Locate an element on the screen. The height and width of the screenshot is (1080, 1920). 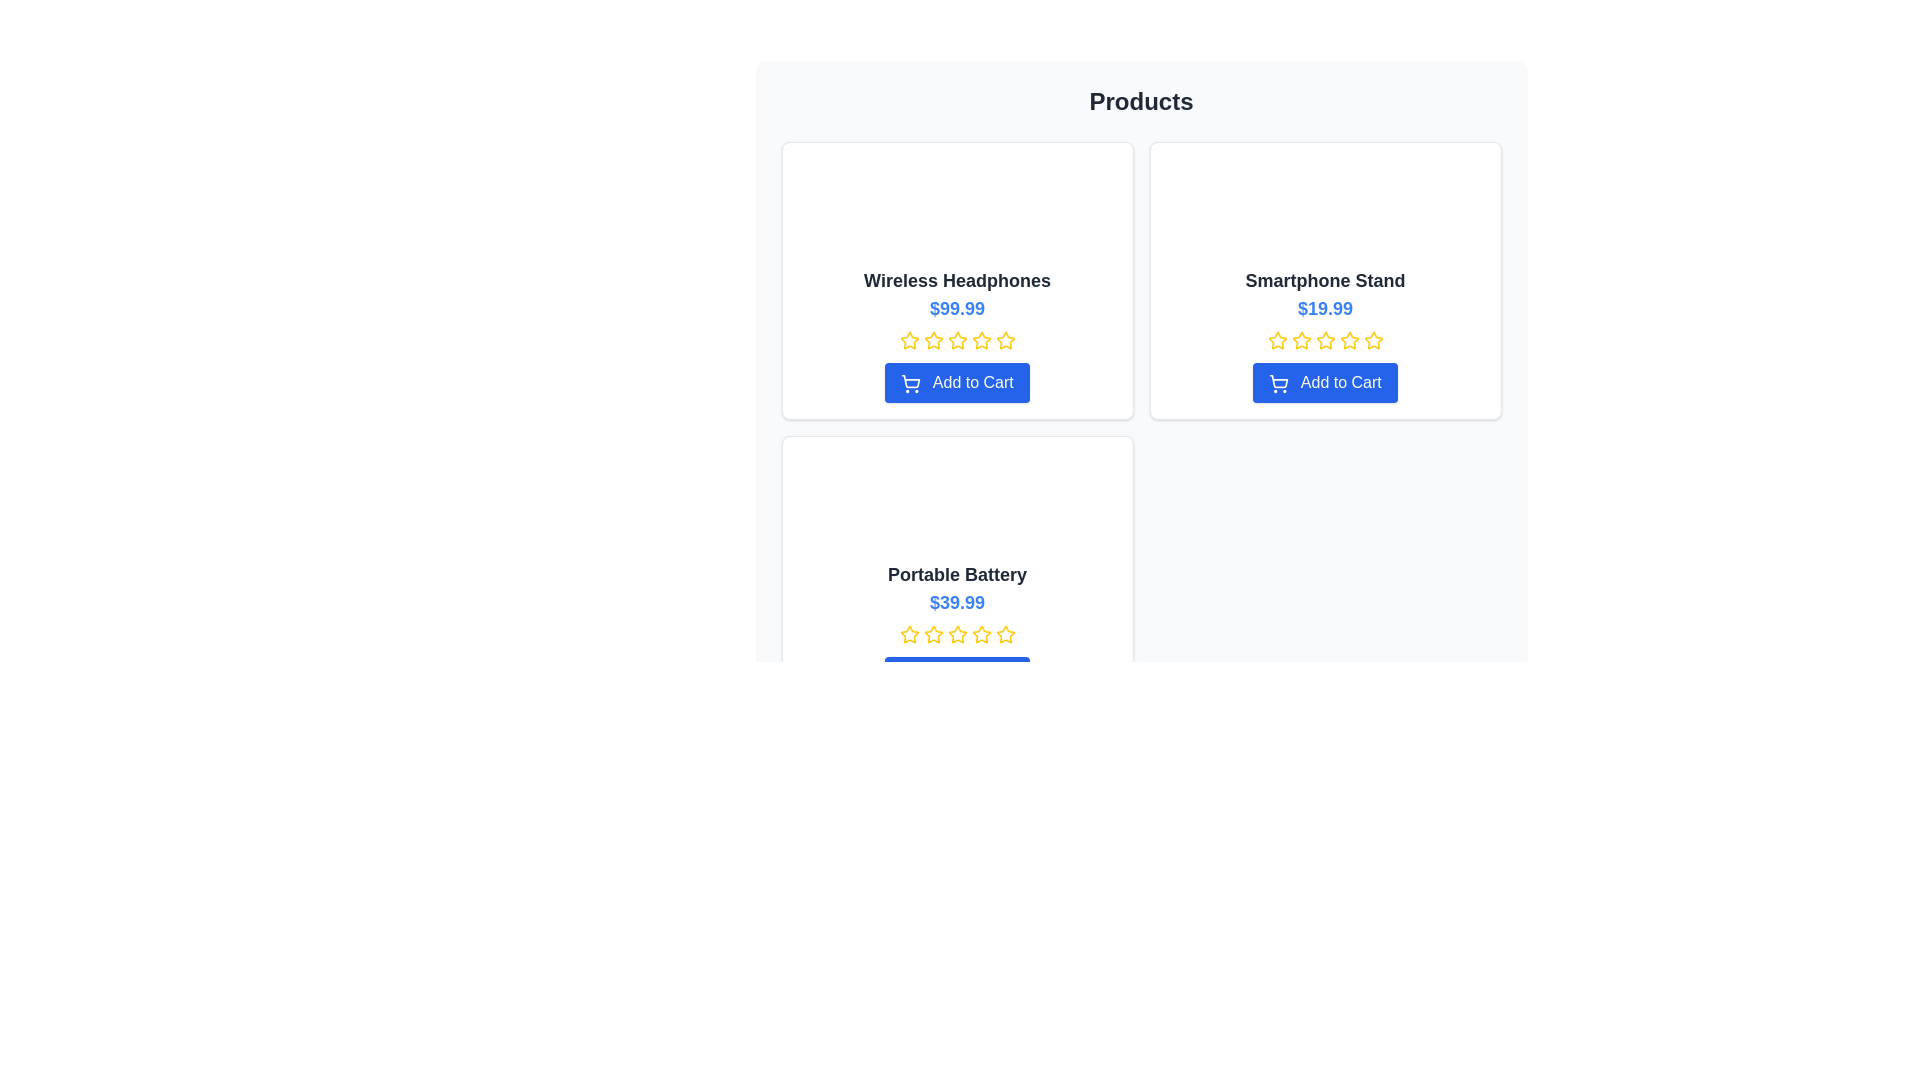
the shopping cart icon within the 'Add to Cart' button located at the bottom of the 'Smartphone Stand' product card is located at coordinates (1278, 381).